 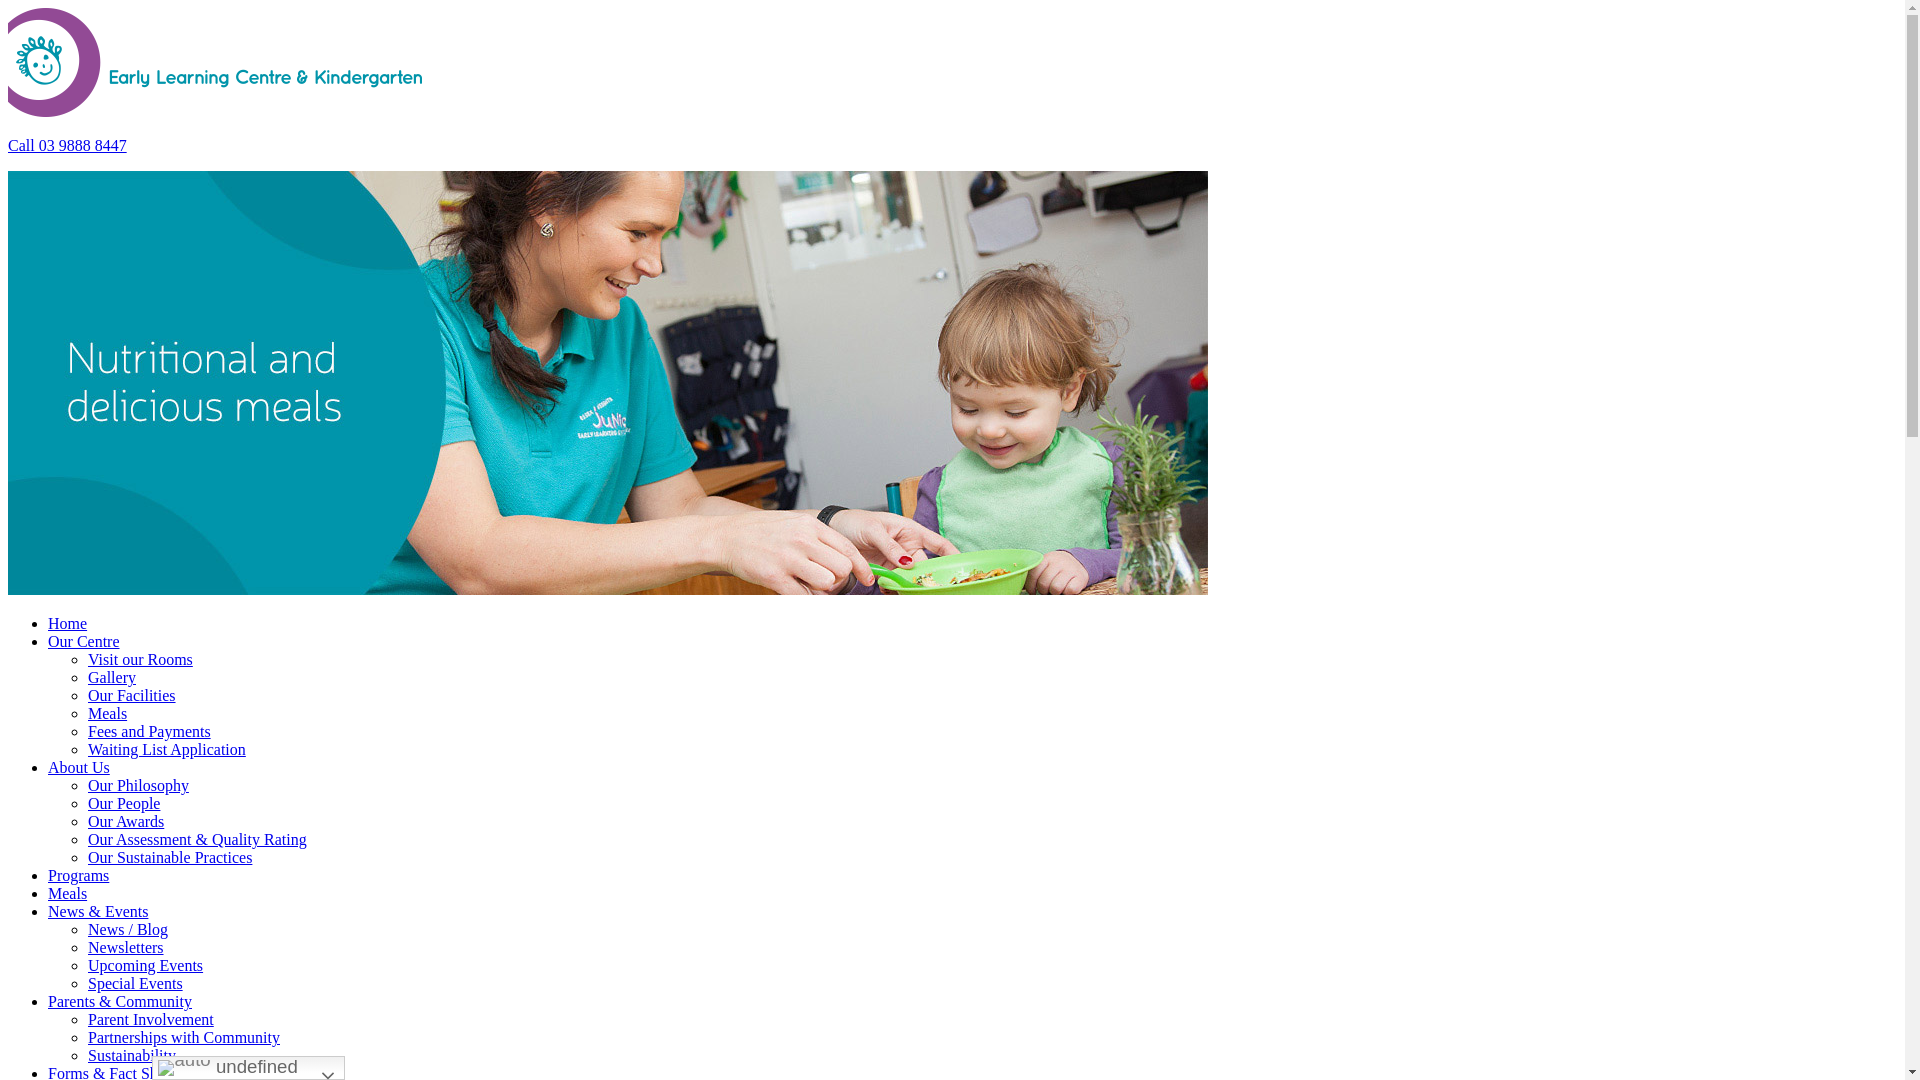 I want to click on 'Our Assessment & Quality Rating', so click(x=197, y=839).